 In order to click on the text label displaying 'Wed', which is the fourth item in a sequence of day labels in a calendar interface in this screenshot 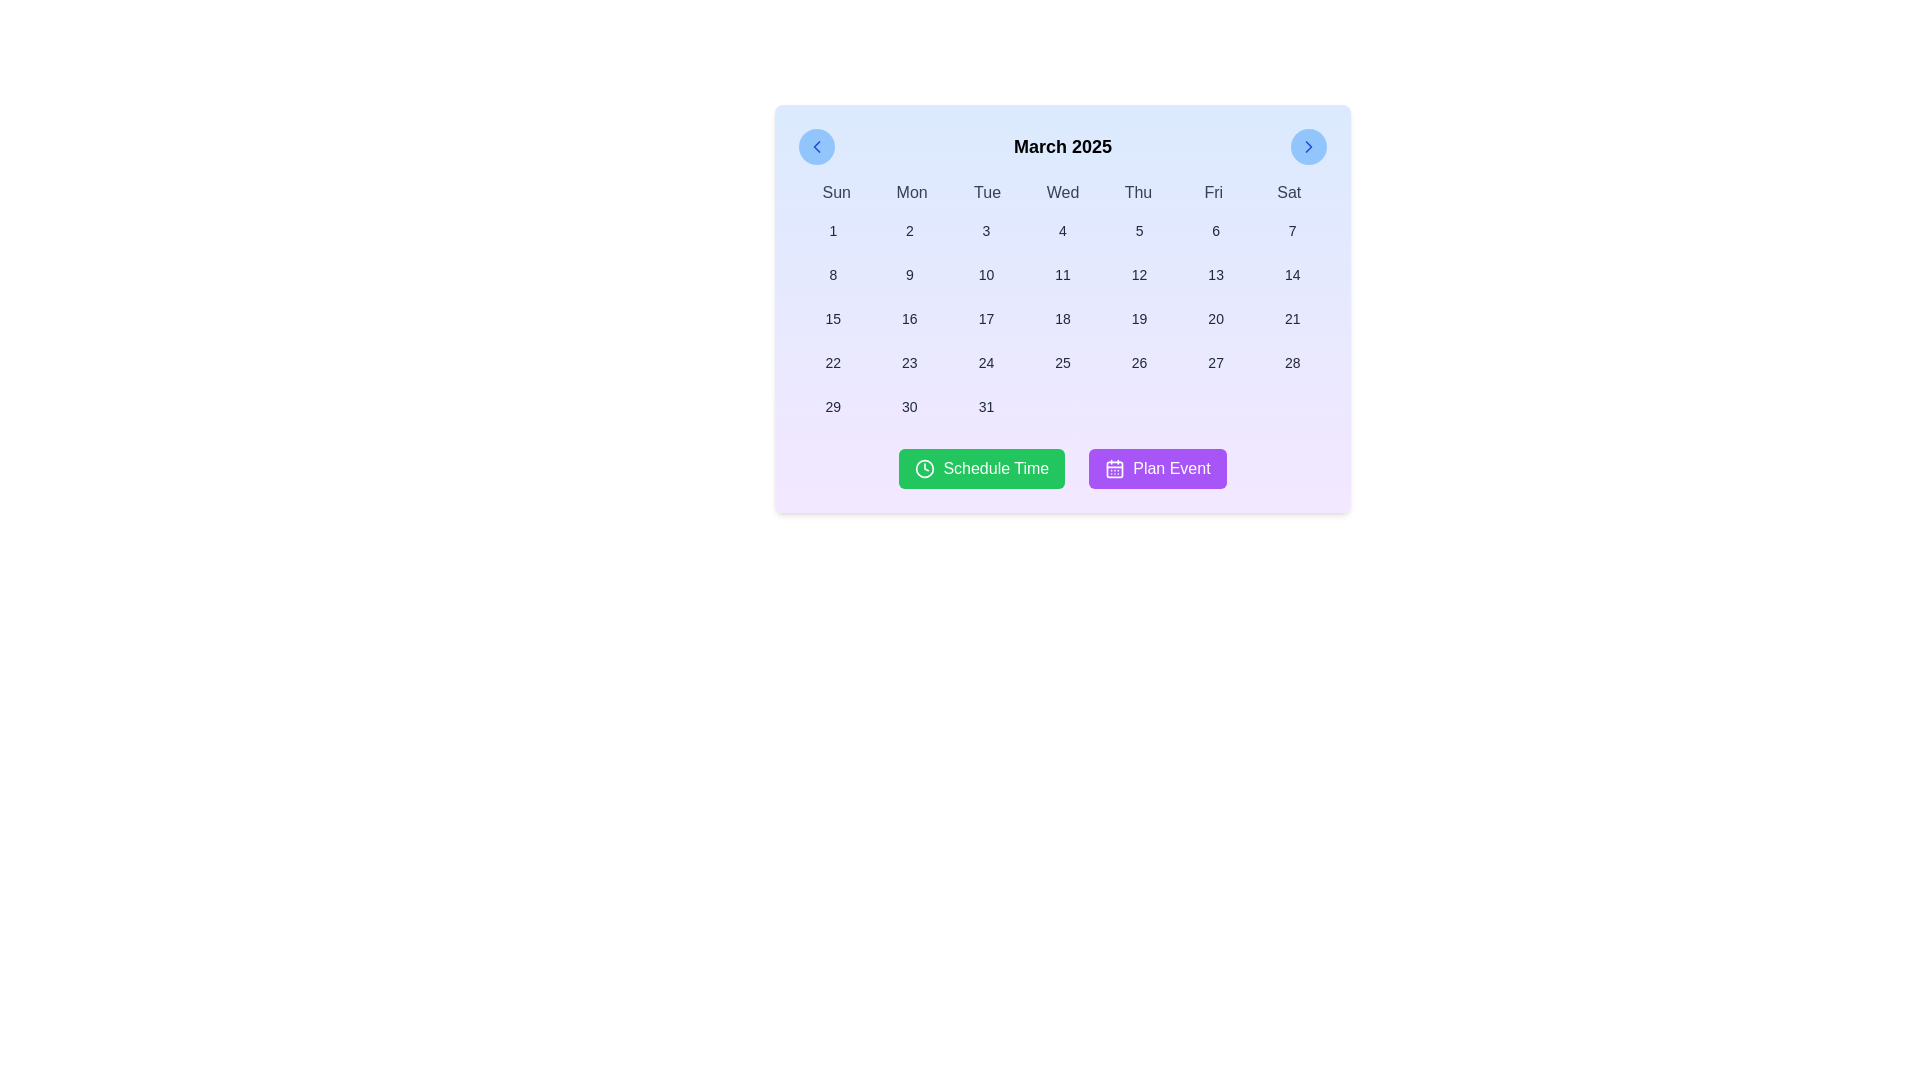, I will do `click(1061, 192)`.